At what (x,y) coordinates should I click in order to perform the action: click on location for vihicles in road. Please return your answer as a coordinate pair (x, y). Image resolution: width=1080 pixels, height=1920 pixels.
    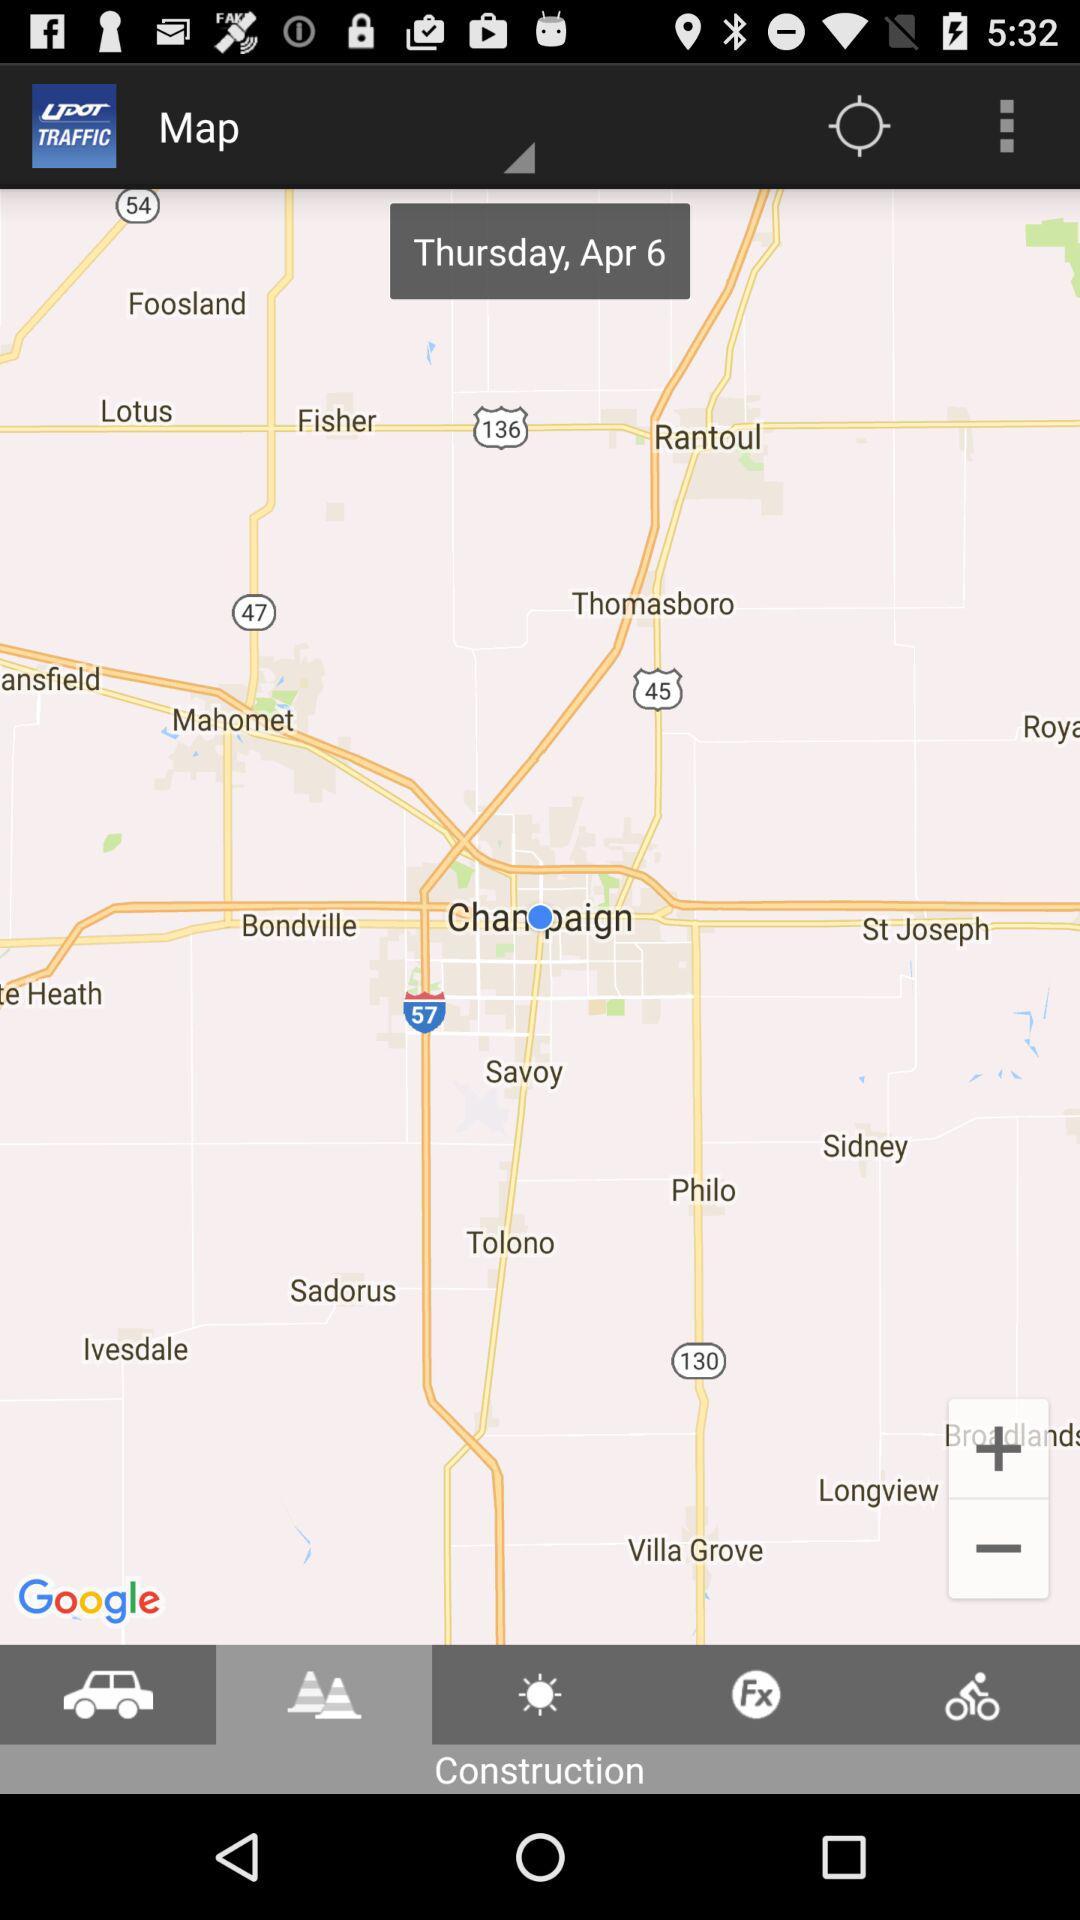
    Looking at the image, I should click on (108, 1693).